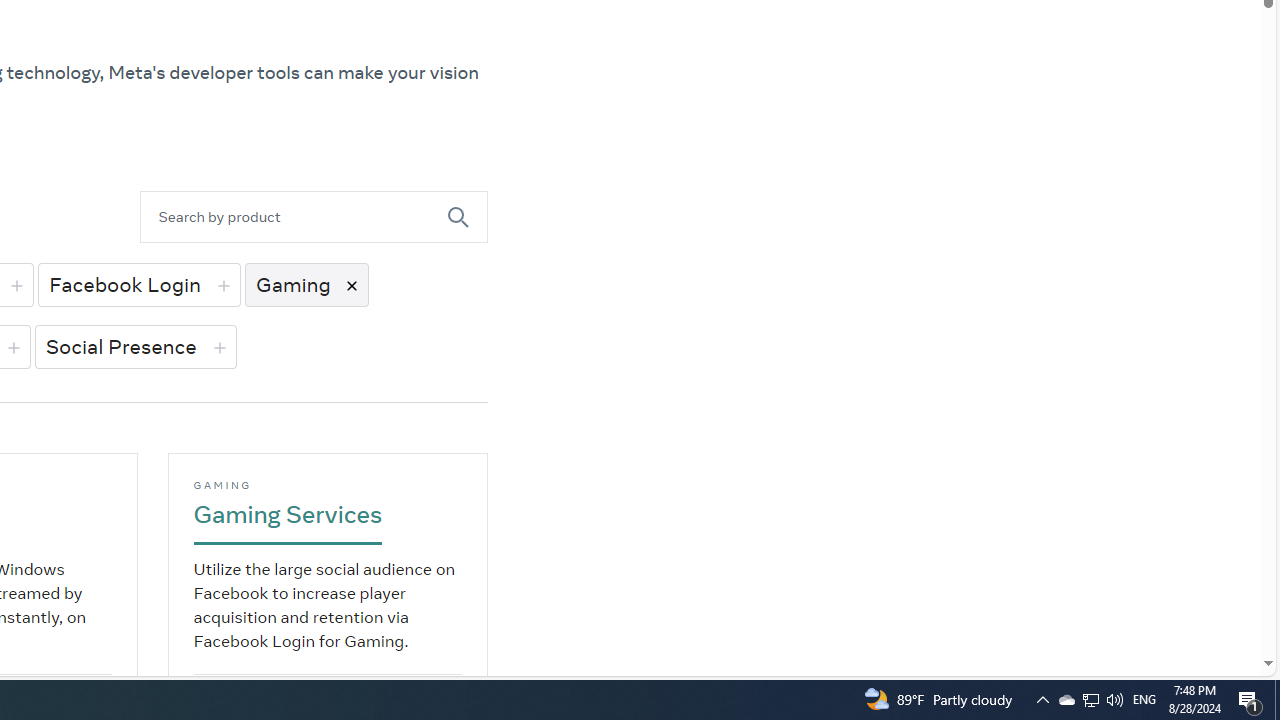 The width and height of the screenshot is (1280, 720). Describe the element at coordinates (292, 217) in the screenshot. I see `'Search by product'` at that location.